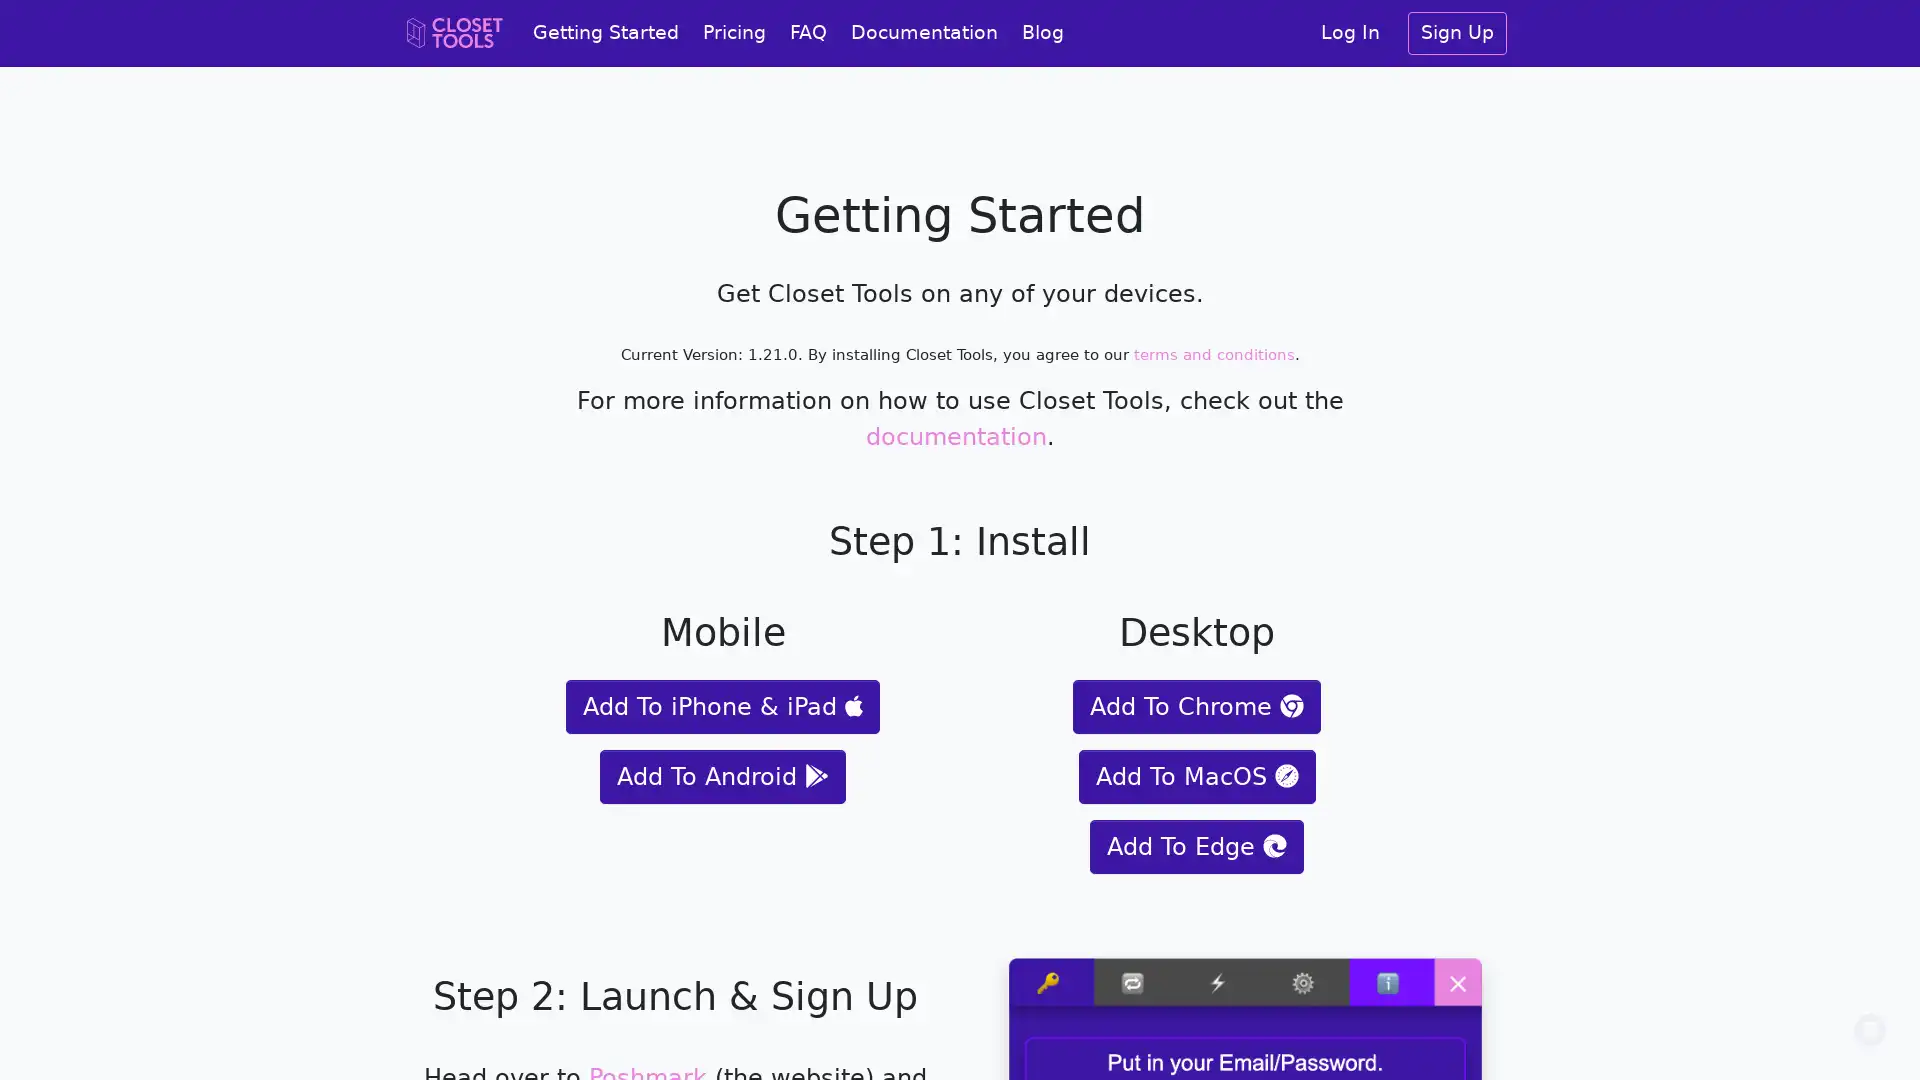 The image size is (1920, 1080). Describe the element at coordinates (722, 704) in the screenshot. I see `Add To iPhone & iPad` at that location.